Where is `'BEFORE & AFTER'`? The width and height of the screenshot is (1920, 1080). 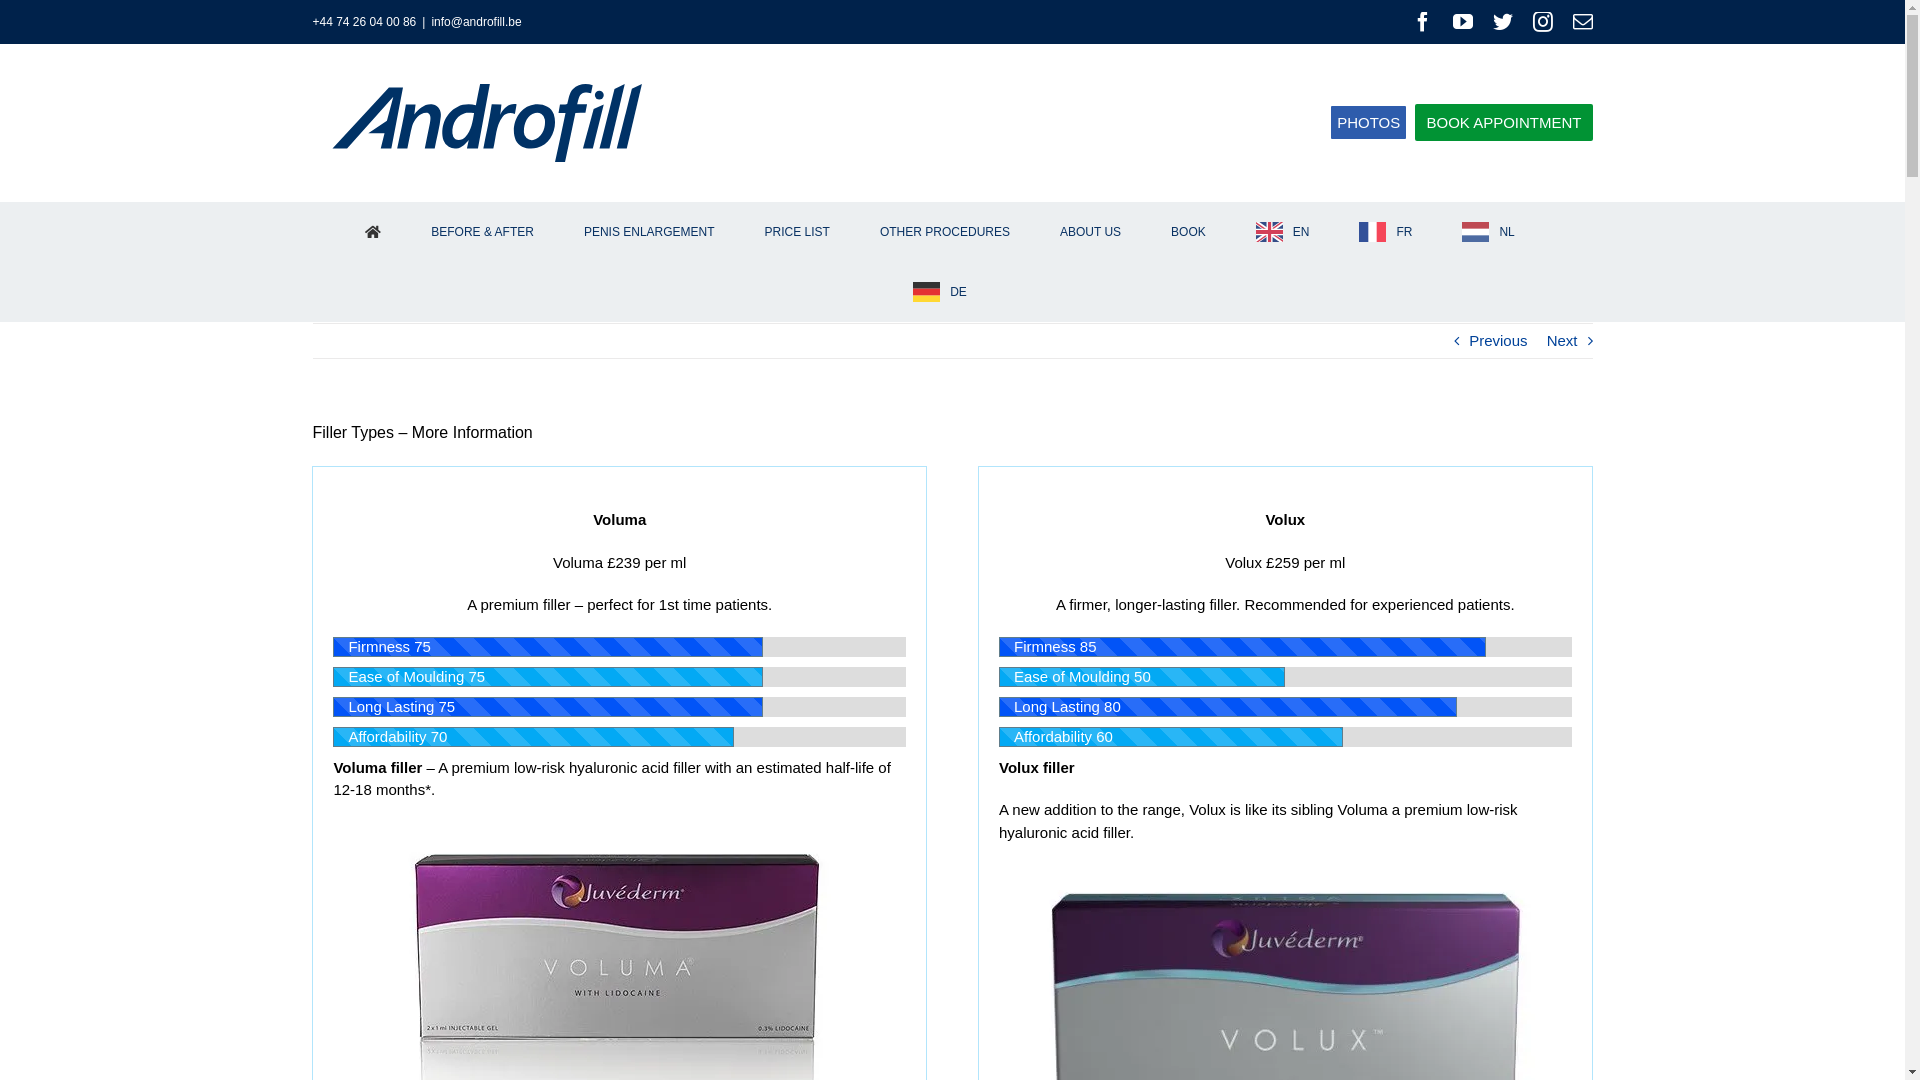 'BEFORE & AFTER' is located at coordinates (483, 230).